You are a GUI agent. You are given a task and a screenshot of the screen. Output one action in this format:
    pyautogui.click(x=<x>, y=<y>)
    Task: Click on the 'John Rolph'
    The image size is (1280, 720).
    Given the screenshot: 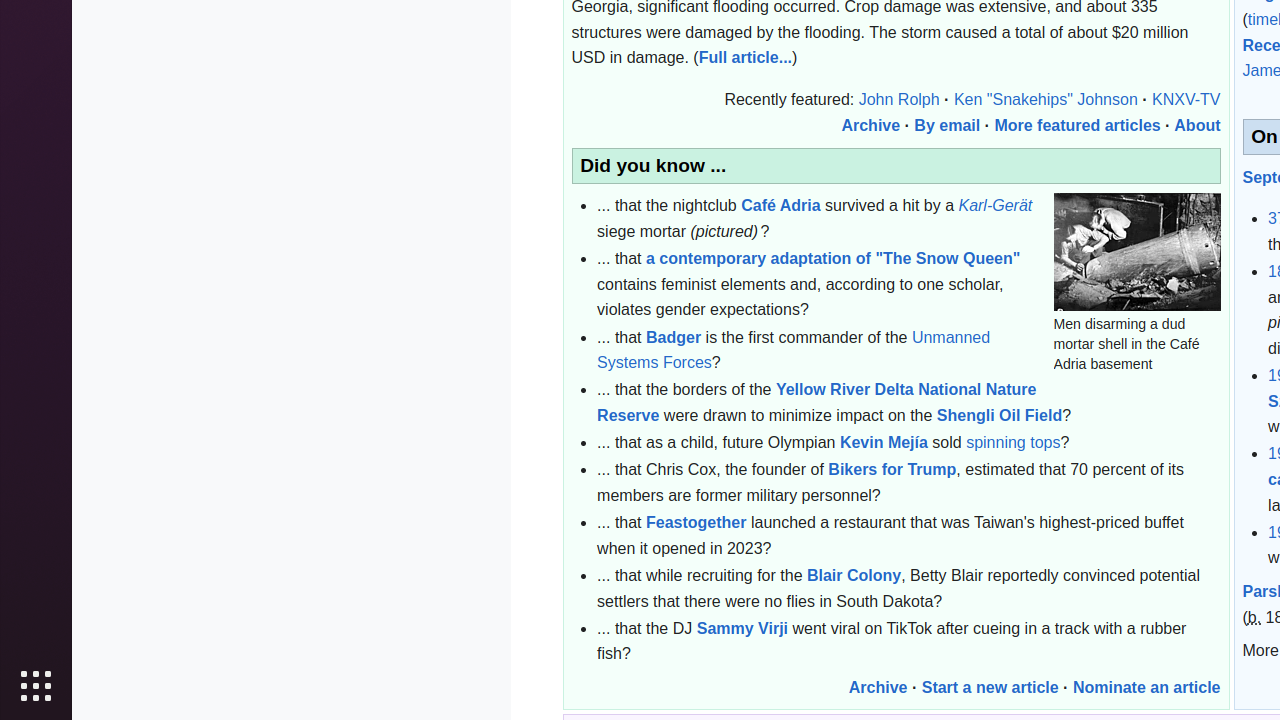 What is the action you would take?
    pyautogui.click(x=897, y=100)
    